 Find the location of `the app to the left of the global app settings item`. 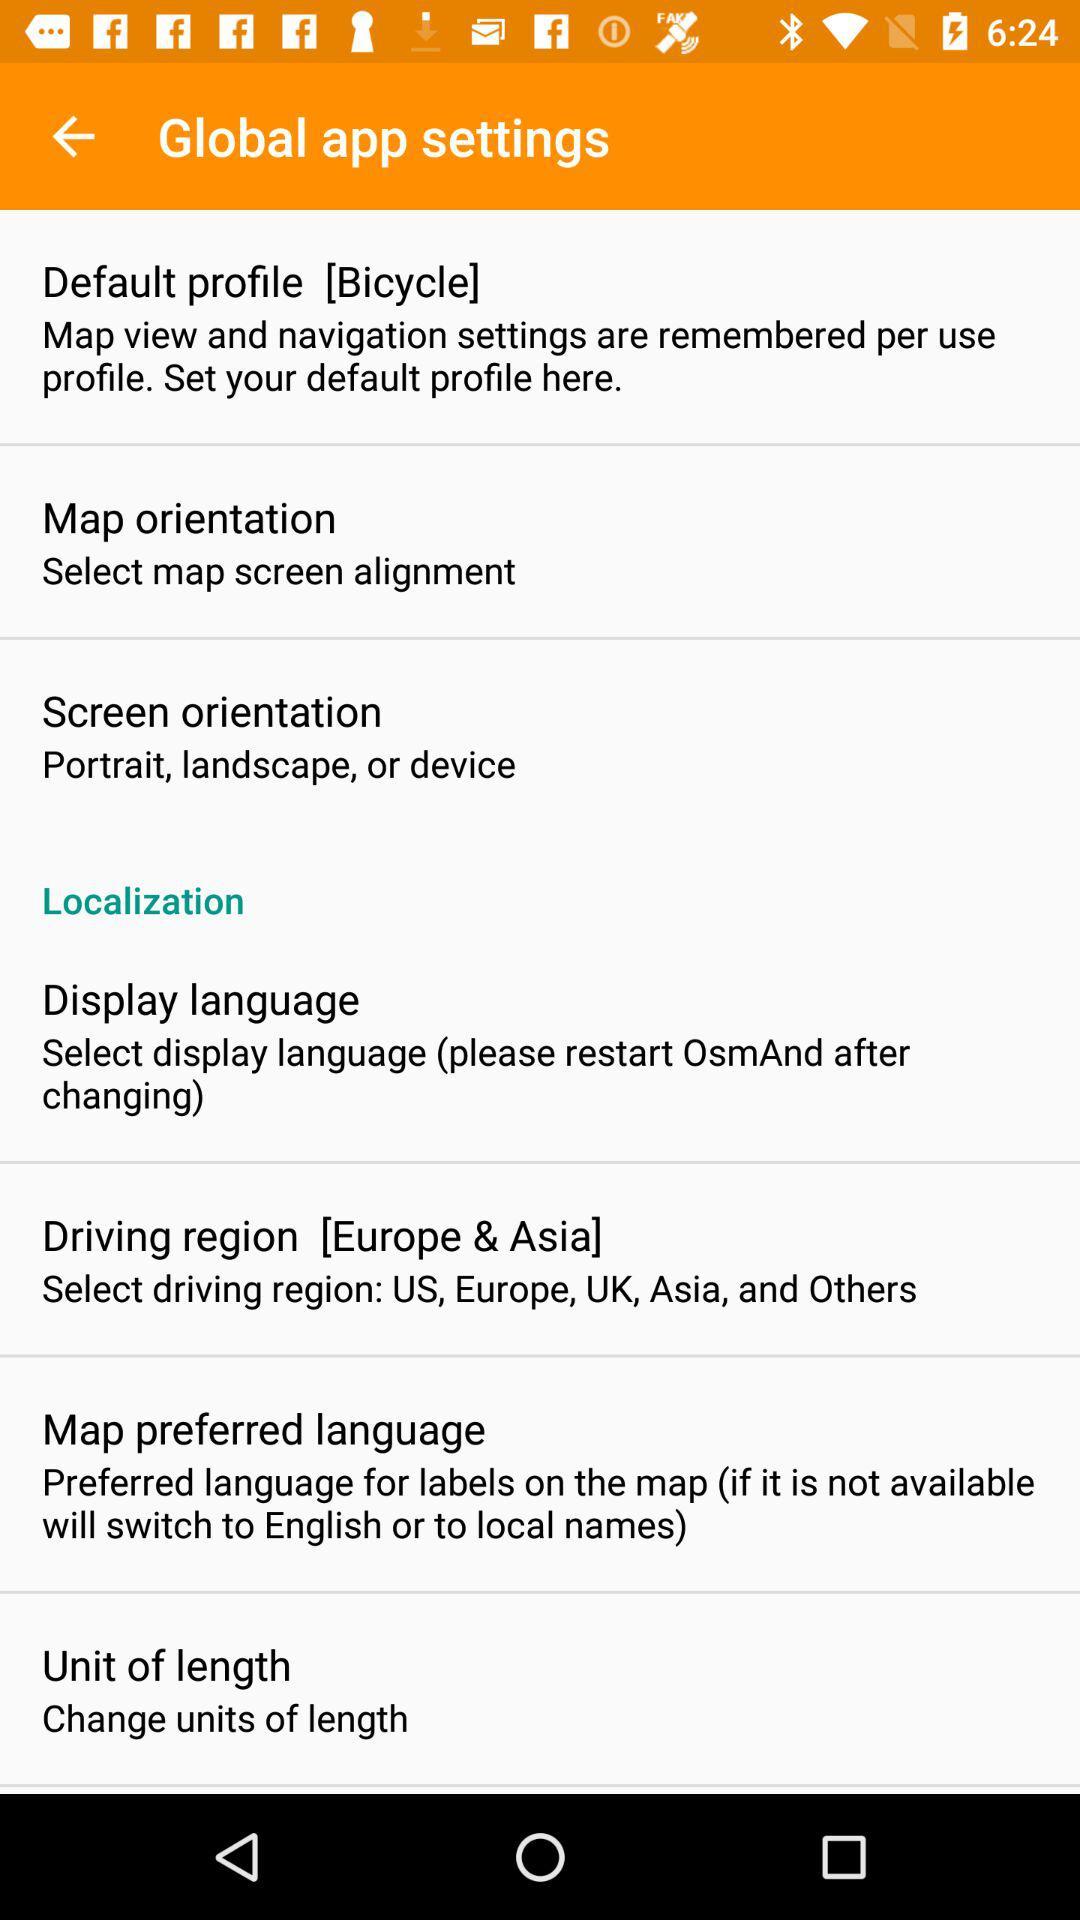

the app to the left of the global app settings item is located at coordinates (72, 135).